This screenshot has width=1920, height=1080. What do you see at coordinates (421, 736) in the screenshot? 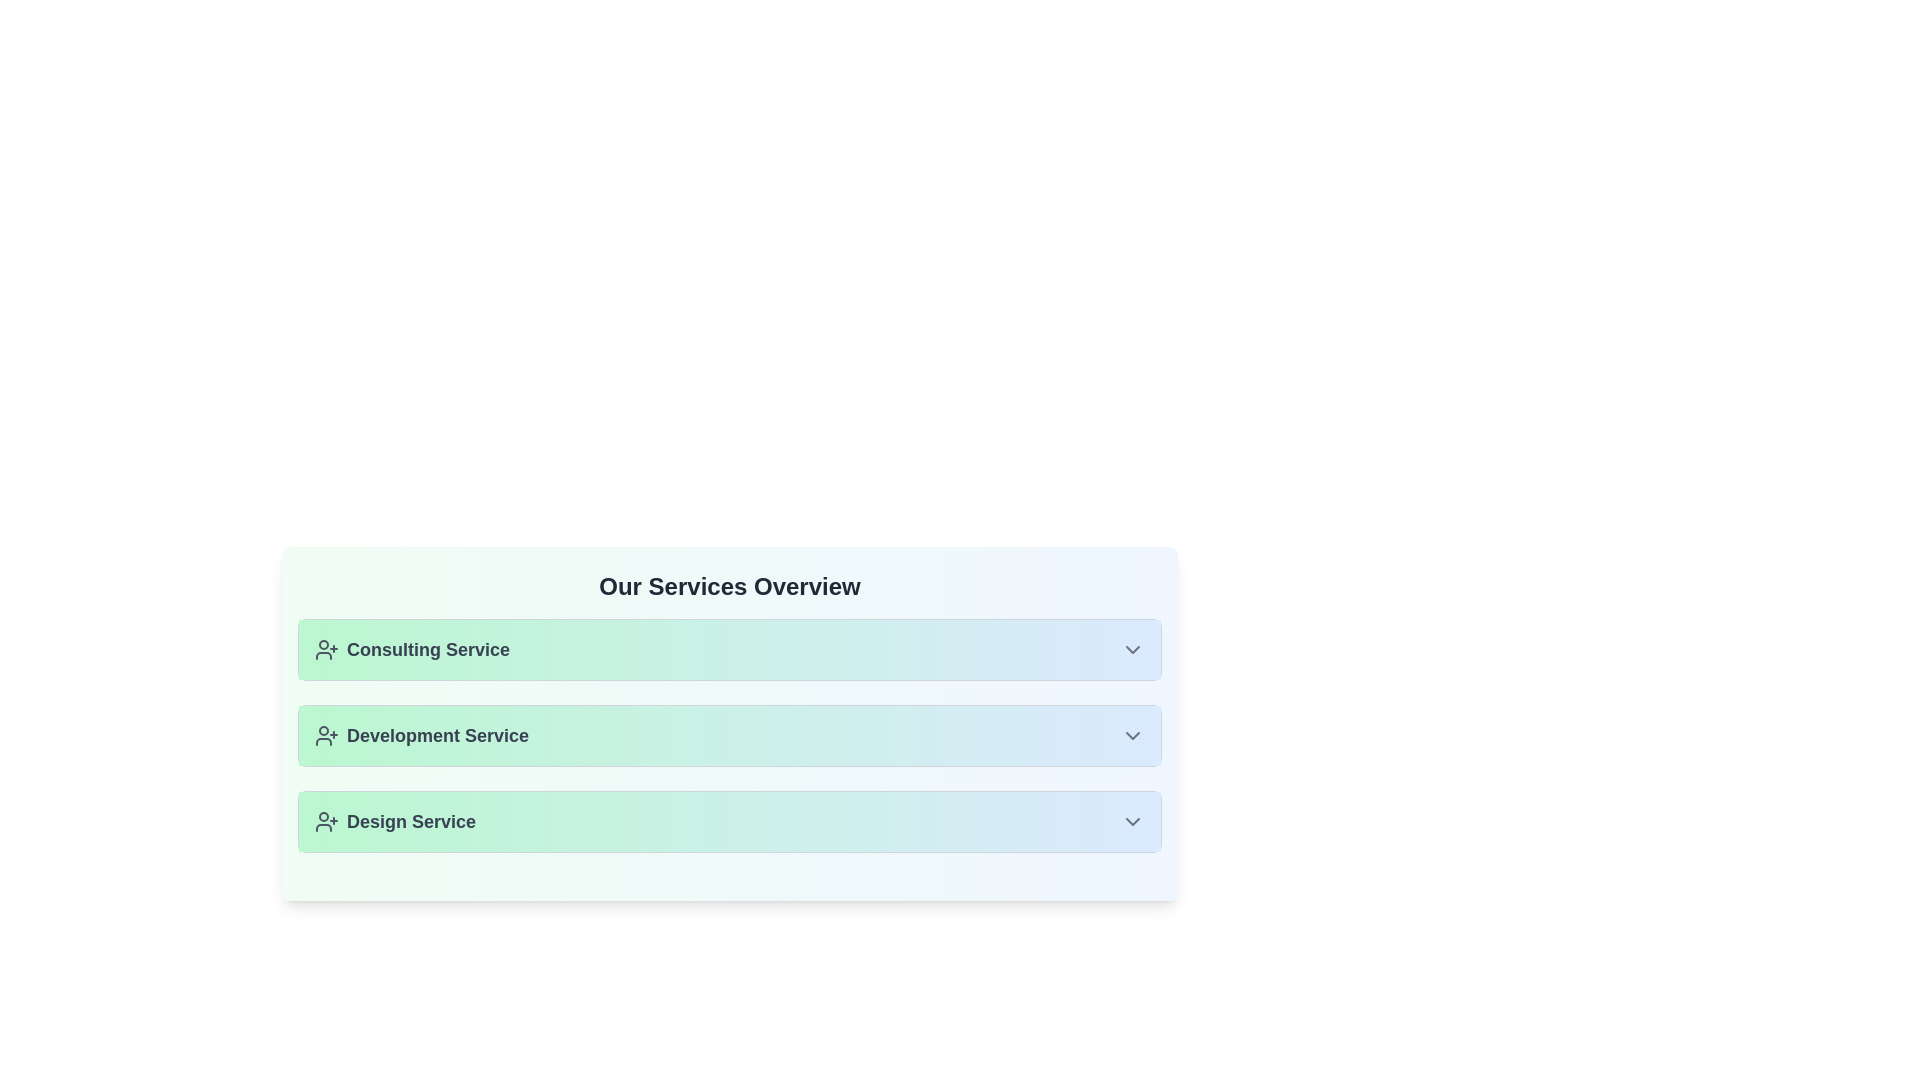
I see `the static text element labeled 'Development Service', which is the second item in a vertical list of services` at bounding box center [421, 736].